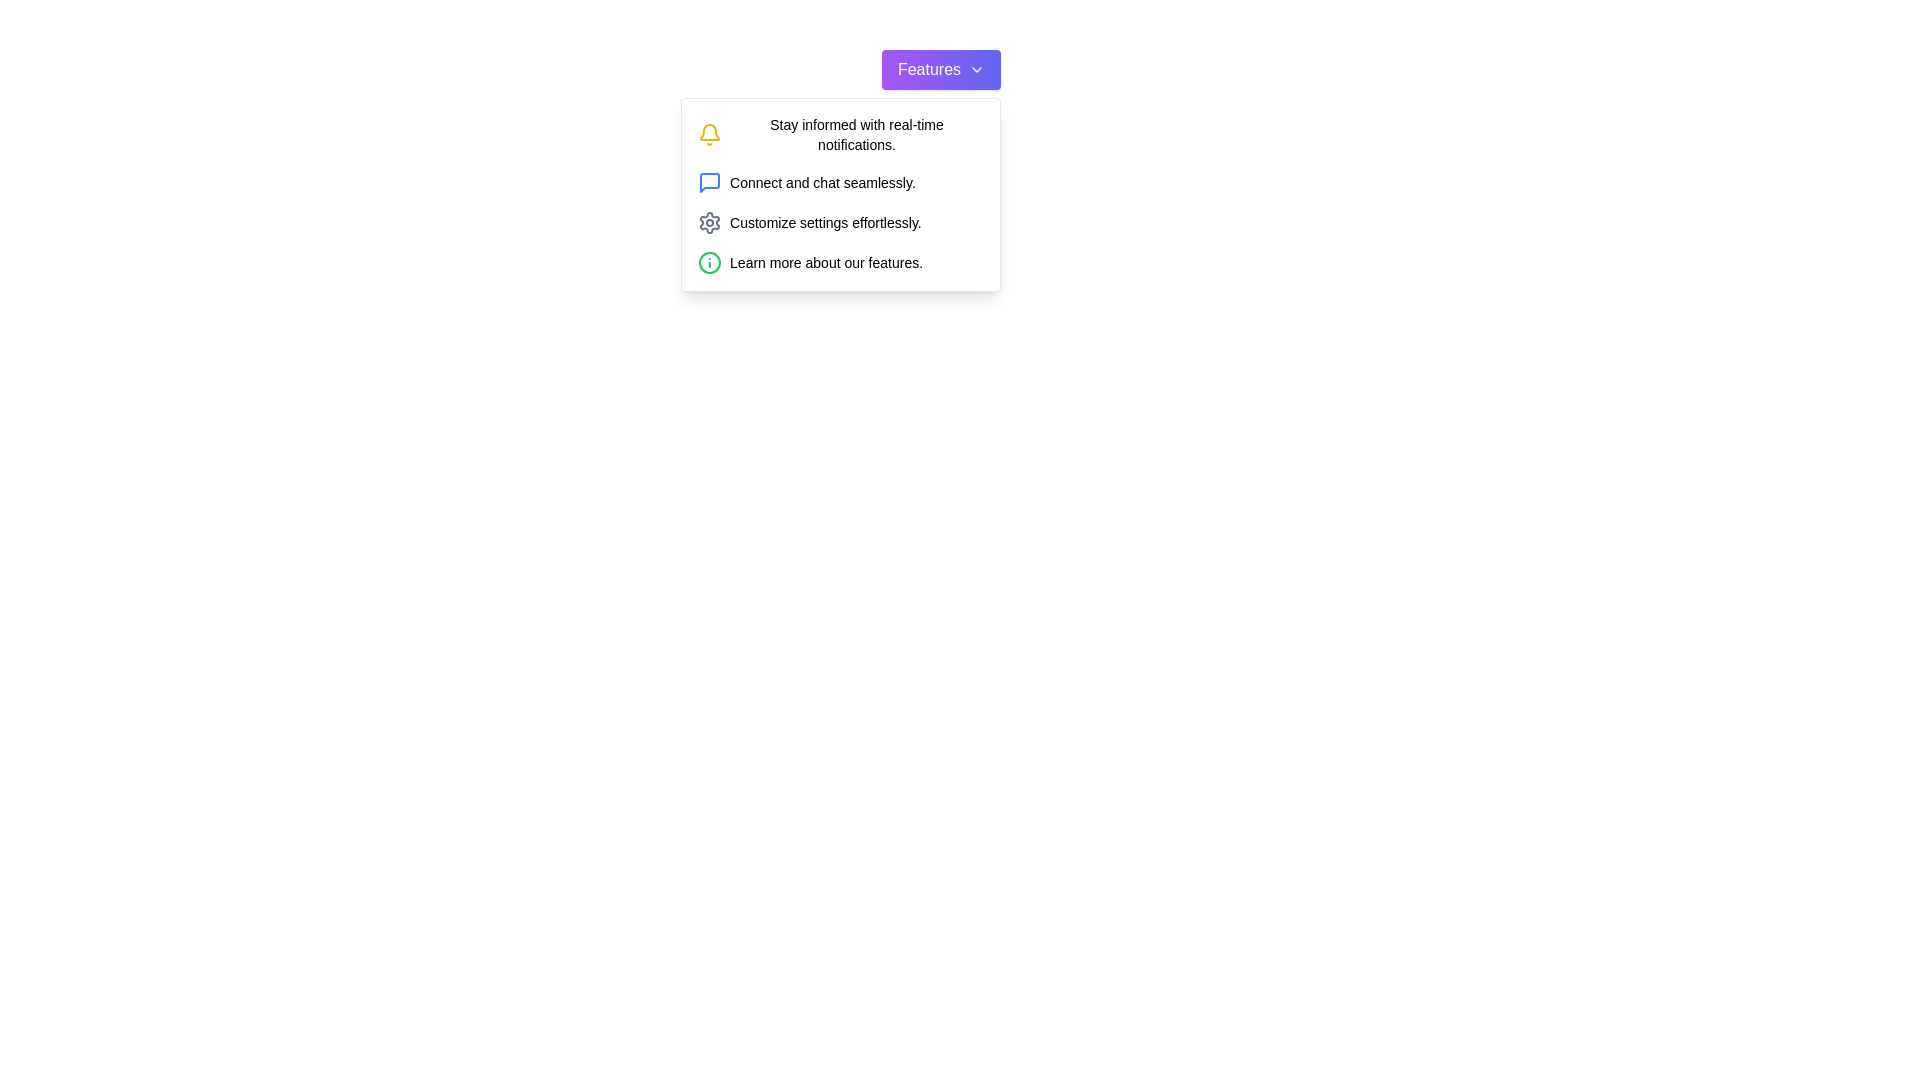 Image resolution: width=1920 pixels, height=1080 pixels. What do you see at coordinates (710, 182) in the screenshot?
I see `the appearance of the chat icon located in the dropdown list, which is the second icon from the top, next to the text 'Connect and chat seamlessly.'` at bounding box center [710, 182].